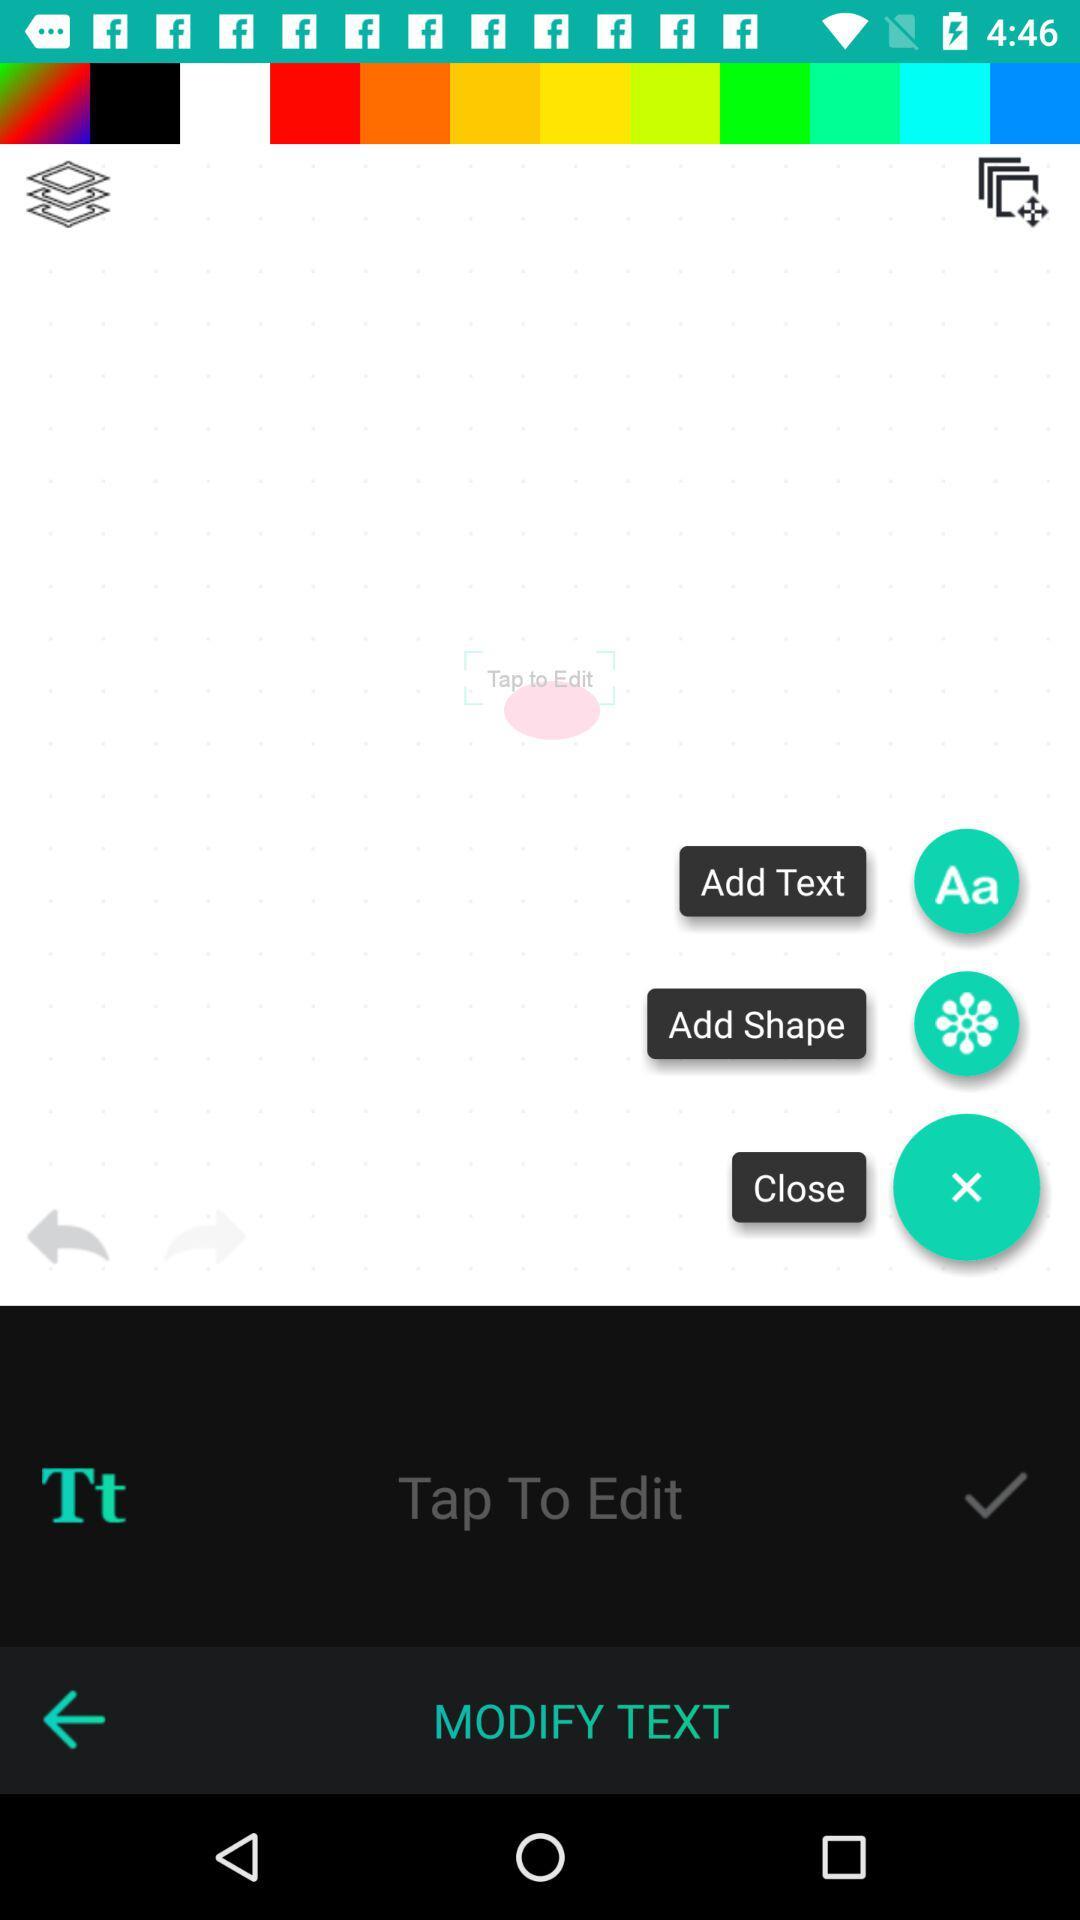 This screenshot has width=1080, height=1920. Describe the element at coordinates (965, 1187) in the screenshot. I see `the close icon` at that location.